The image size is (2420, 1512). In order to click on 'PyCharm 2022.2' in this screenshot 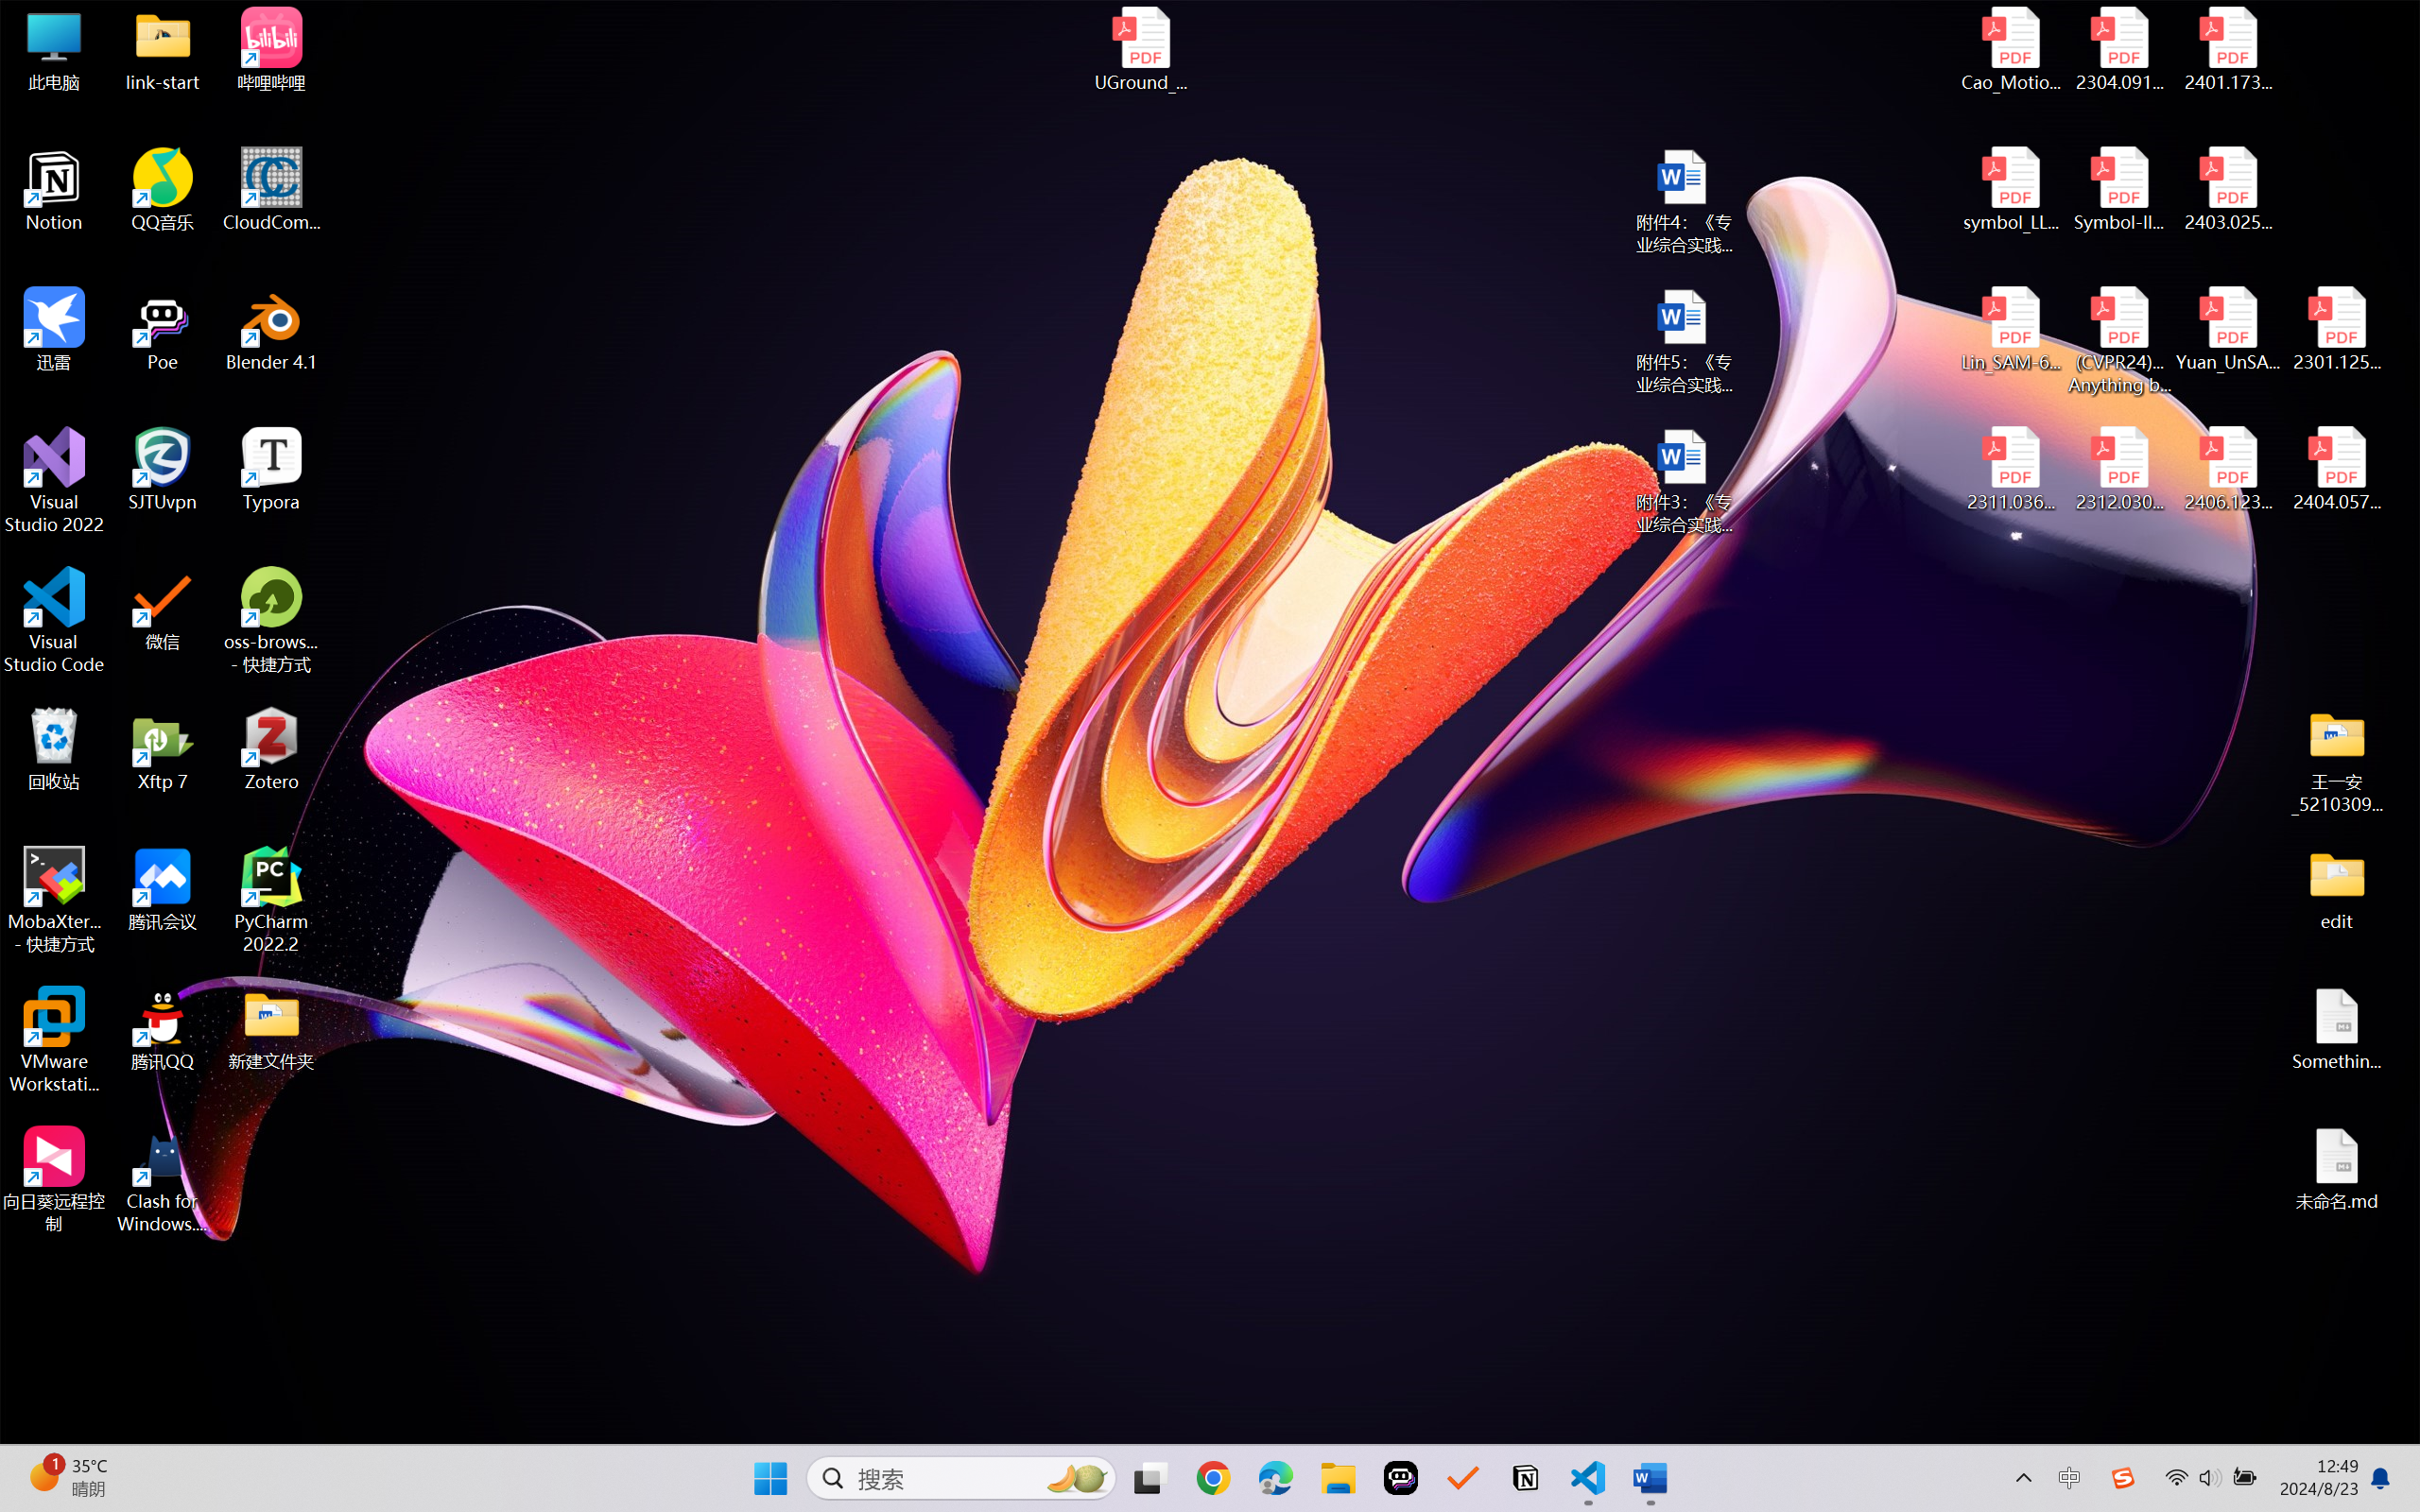, I will do `click(271, 900)`.